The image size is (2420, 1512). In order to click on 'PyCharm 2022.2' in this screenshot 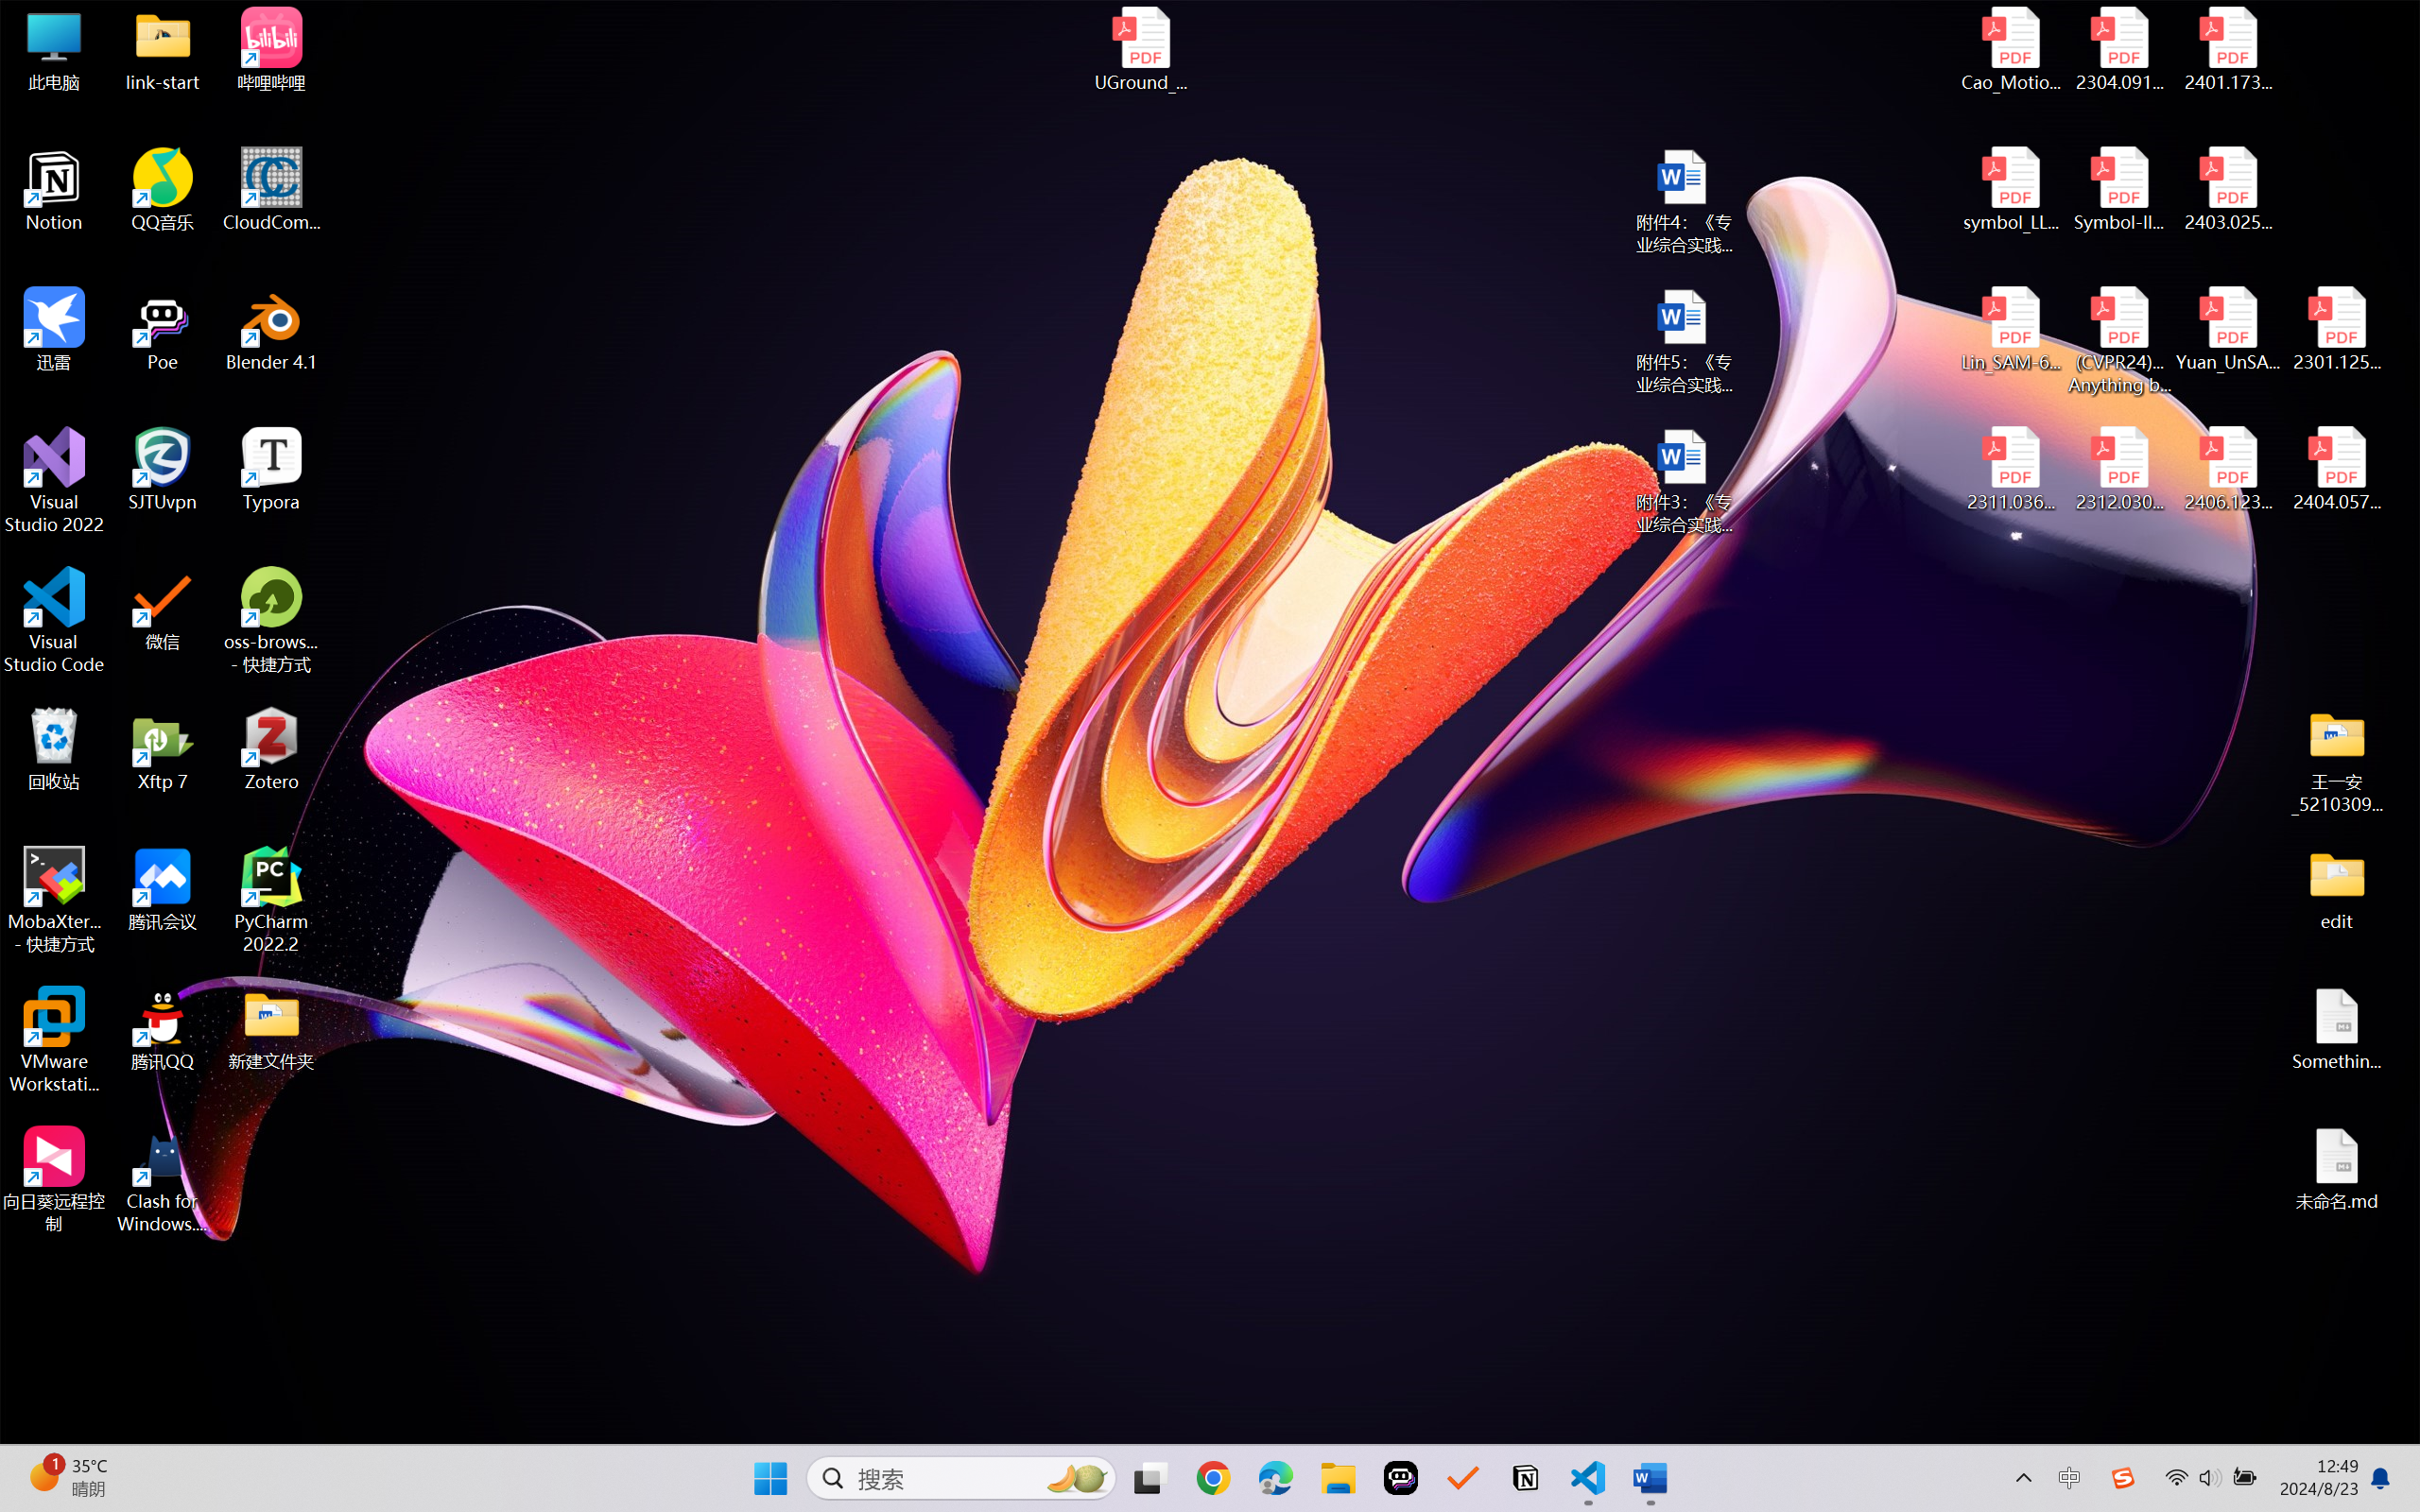, I will do `click(271, 900)`.